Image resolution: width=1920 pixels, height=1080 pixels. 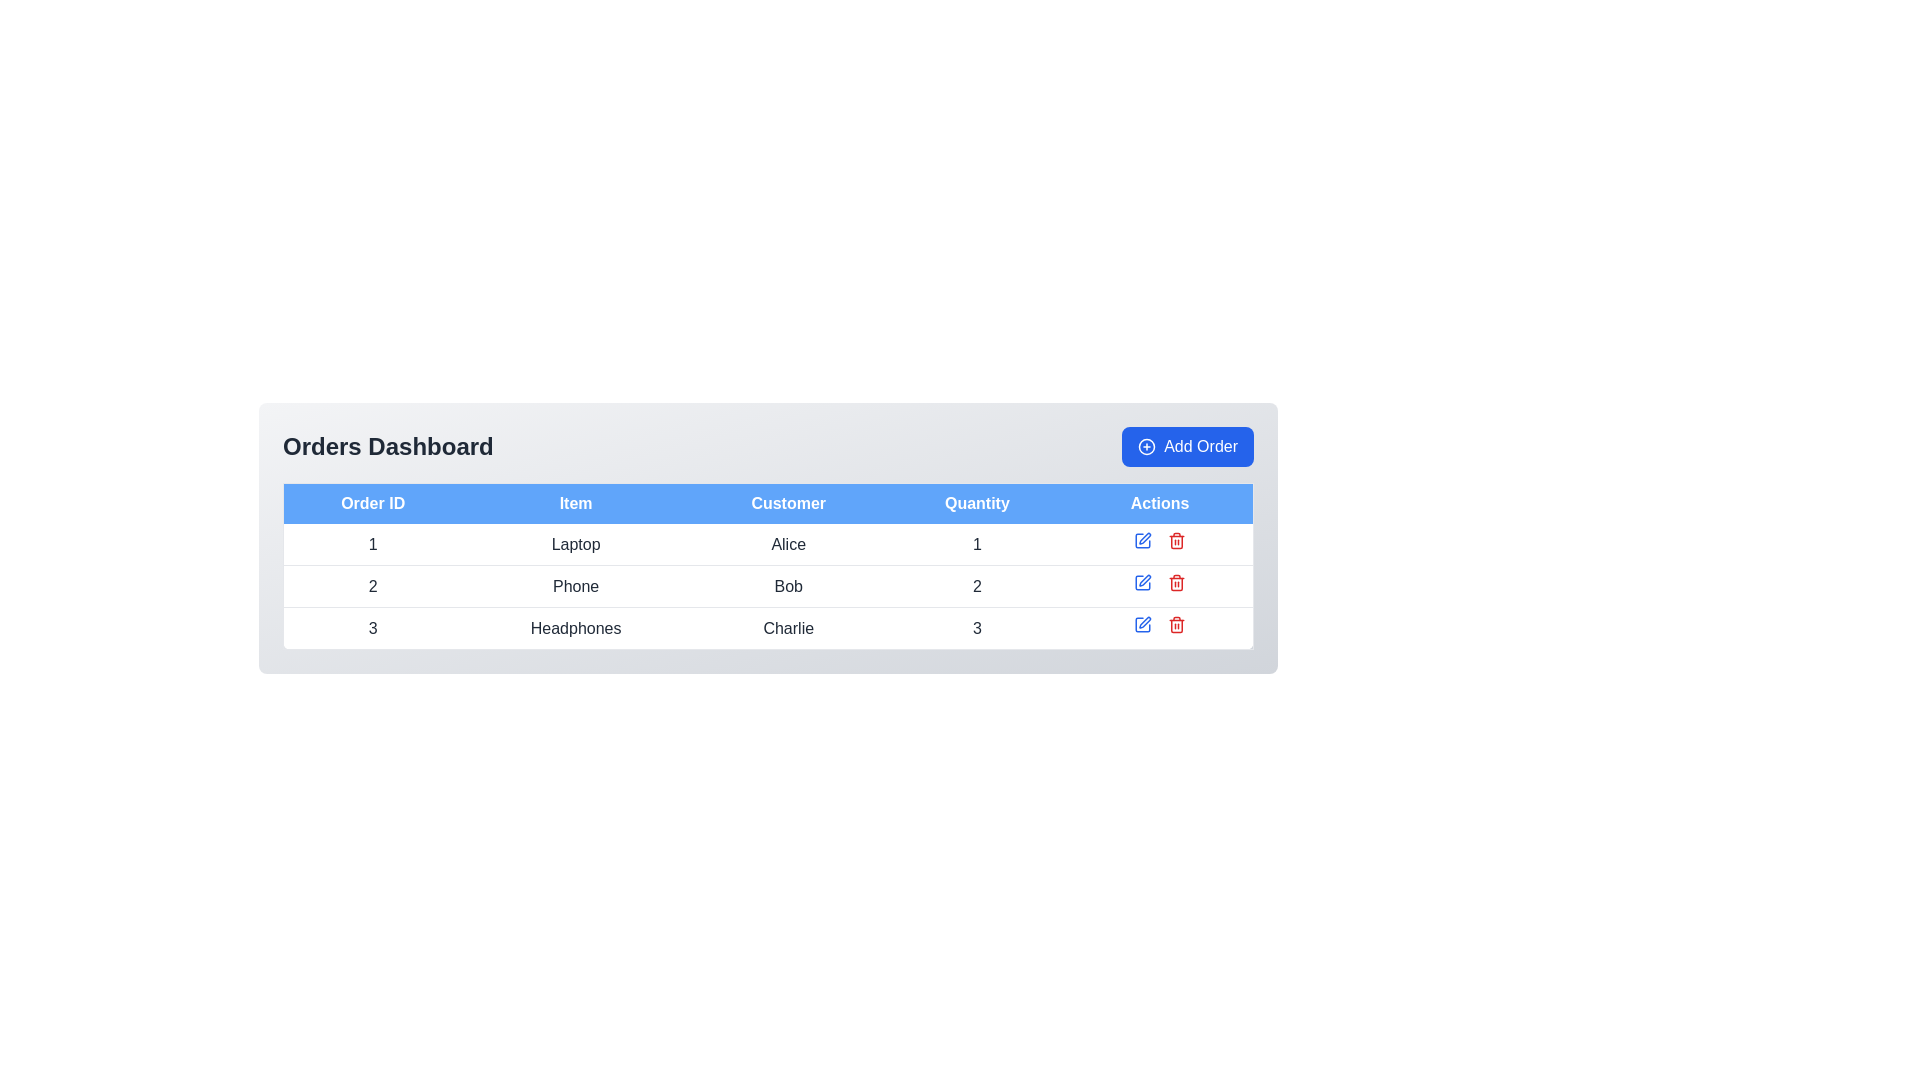 What do you see at coordinates (1177, 582) in the screenshot?
I see `the red trash bin icon button located in the second row of the 'Actions' column in the table` at bounding box center [1177, 582].